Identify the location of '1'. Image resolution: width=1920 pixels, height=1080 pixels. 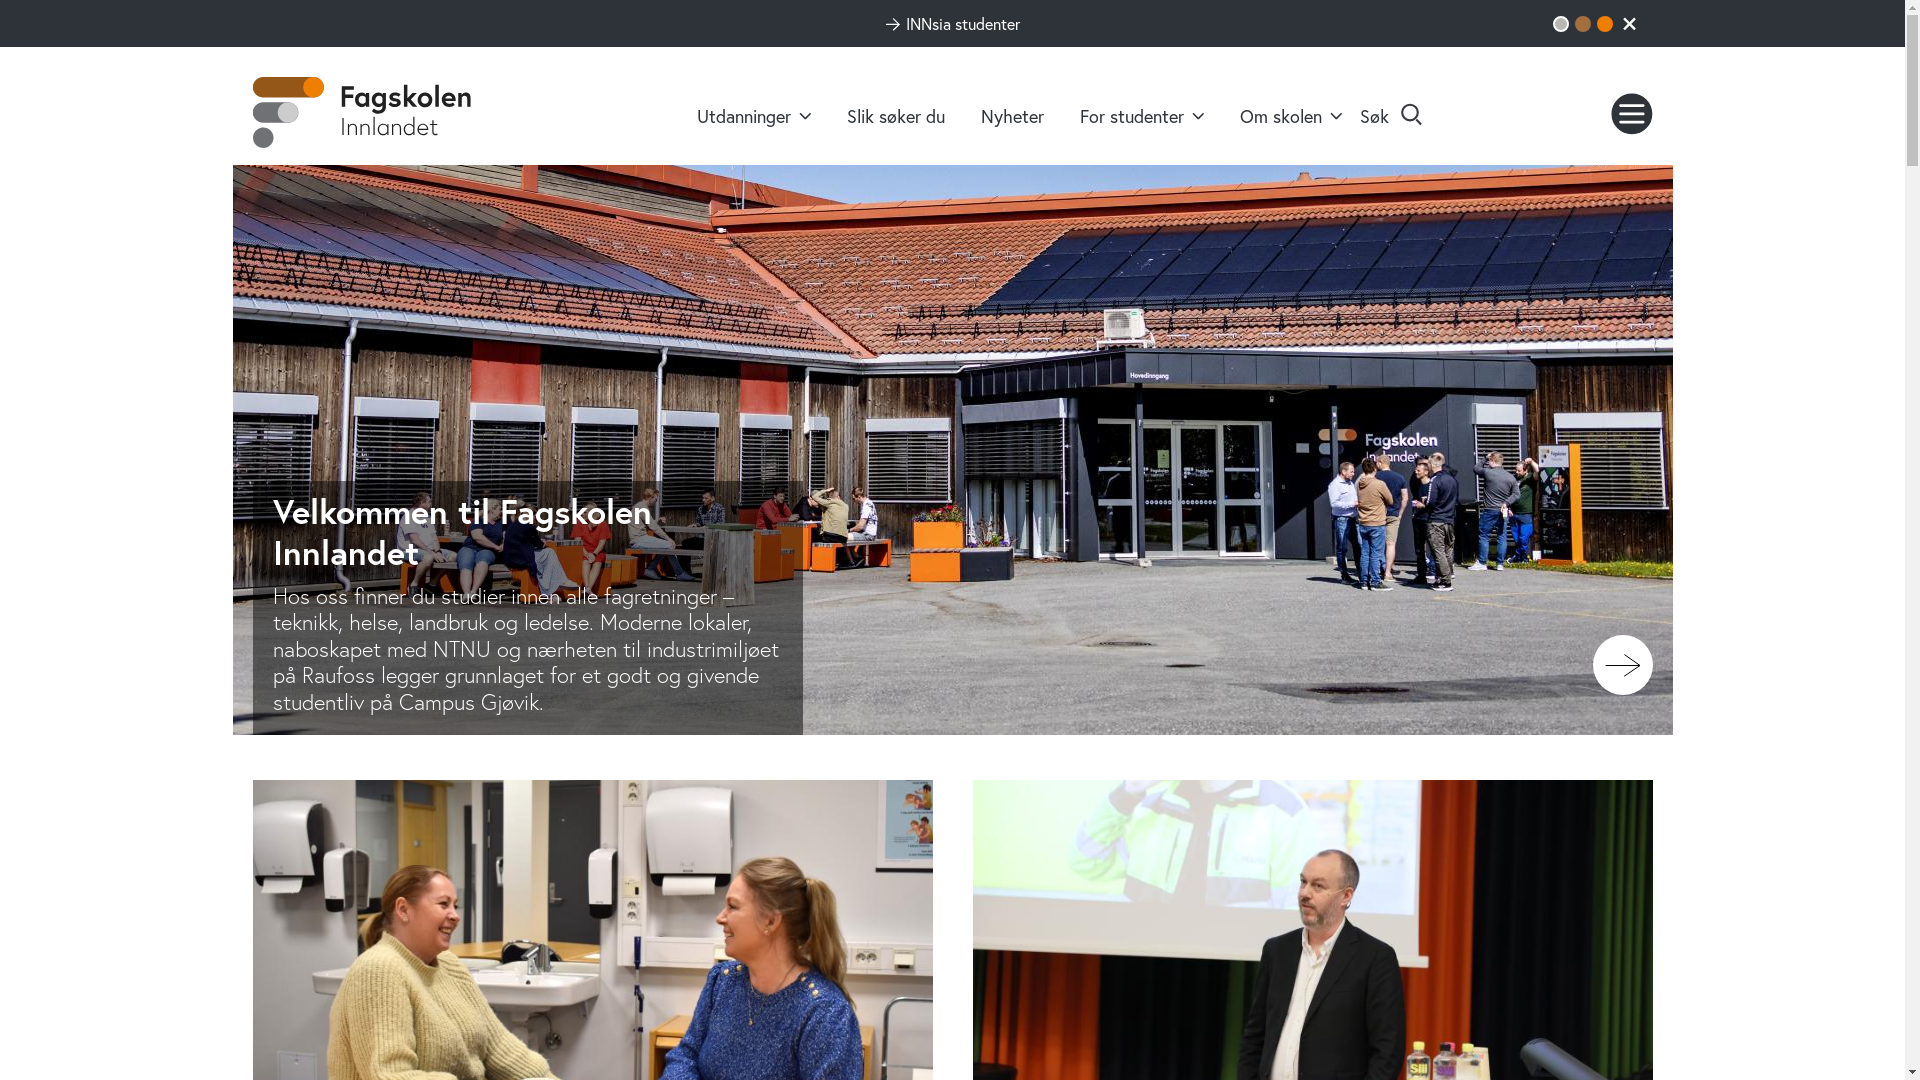
(1559, 23).